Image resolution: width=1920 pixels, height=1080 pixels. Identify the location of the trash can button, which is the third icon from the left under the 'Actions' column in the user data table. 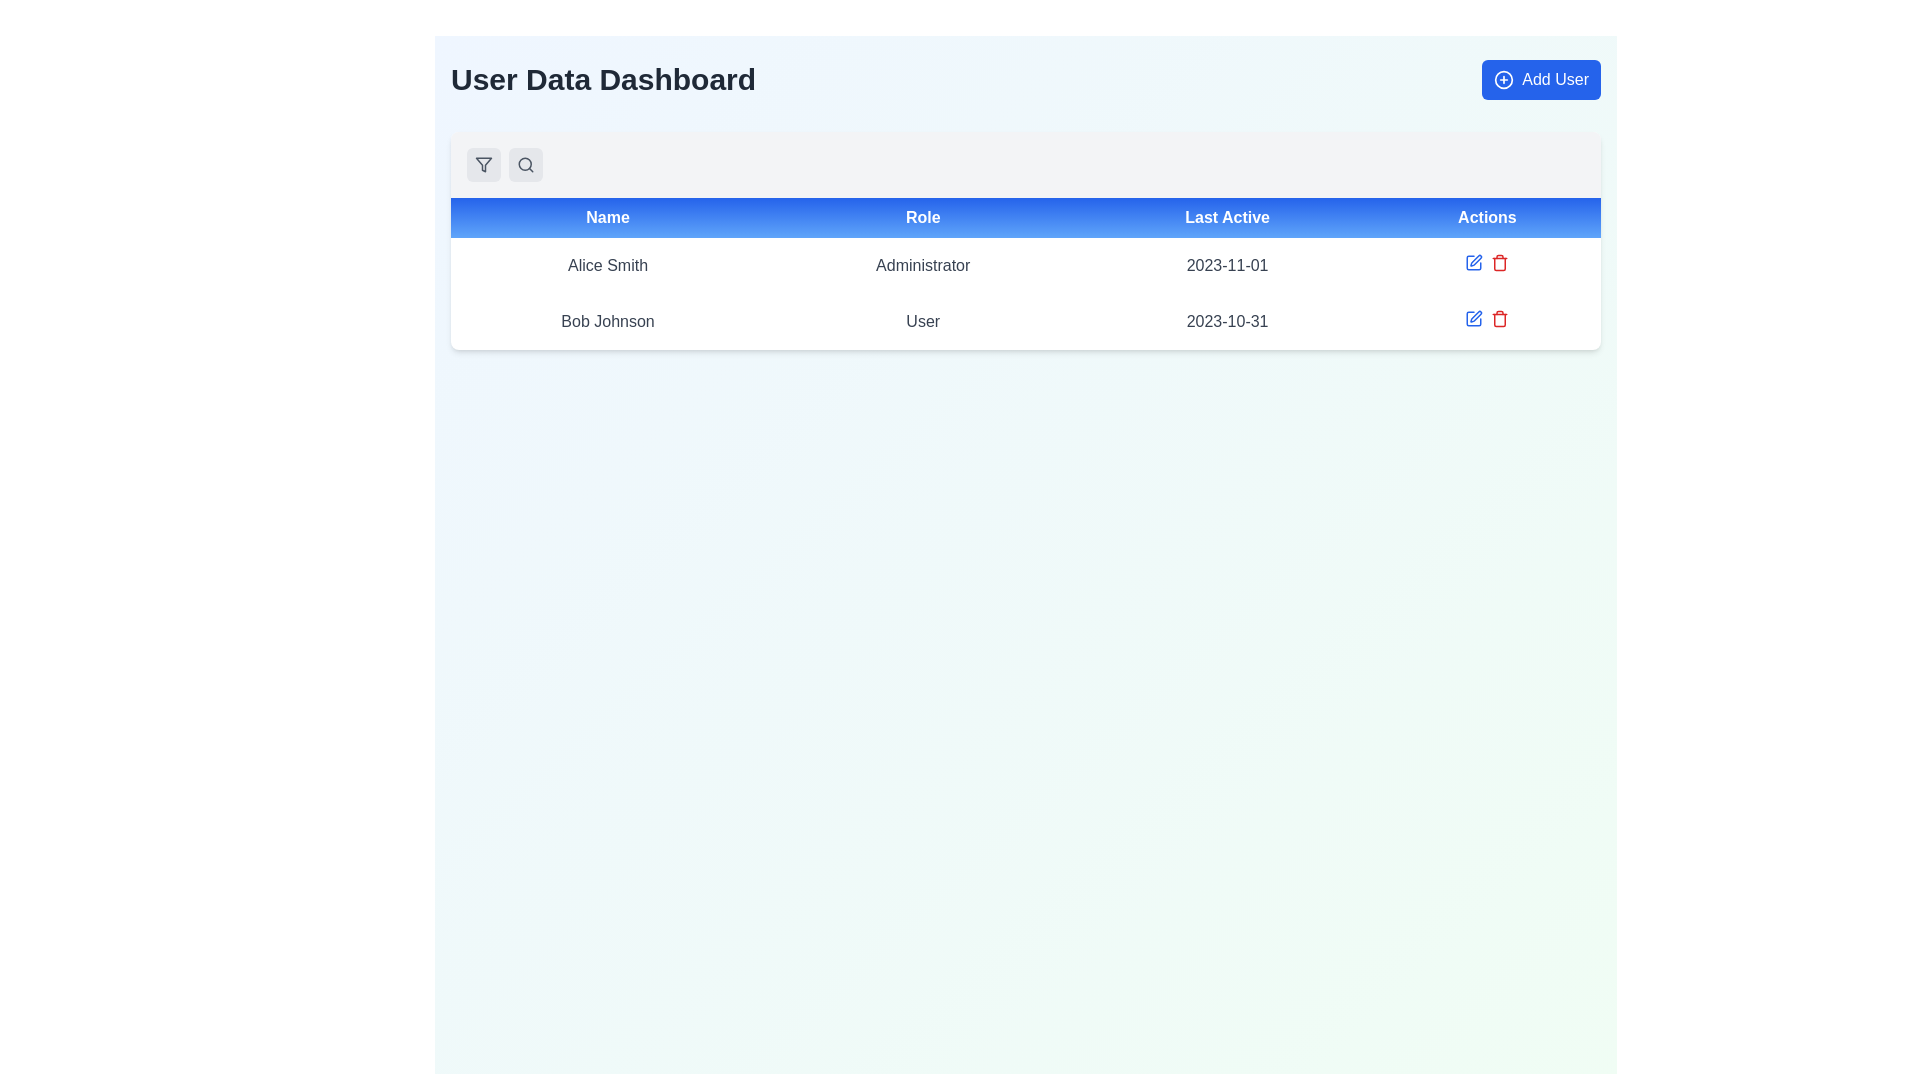
(1500, 261).